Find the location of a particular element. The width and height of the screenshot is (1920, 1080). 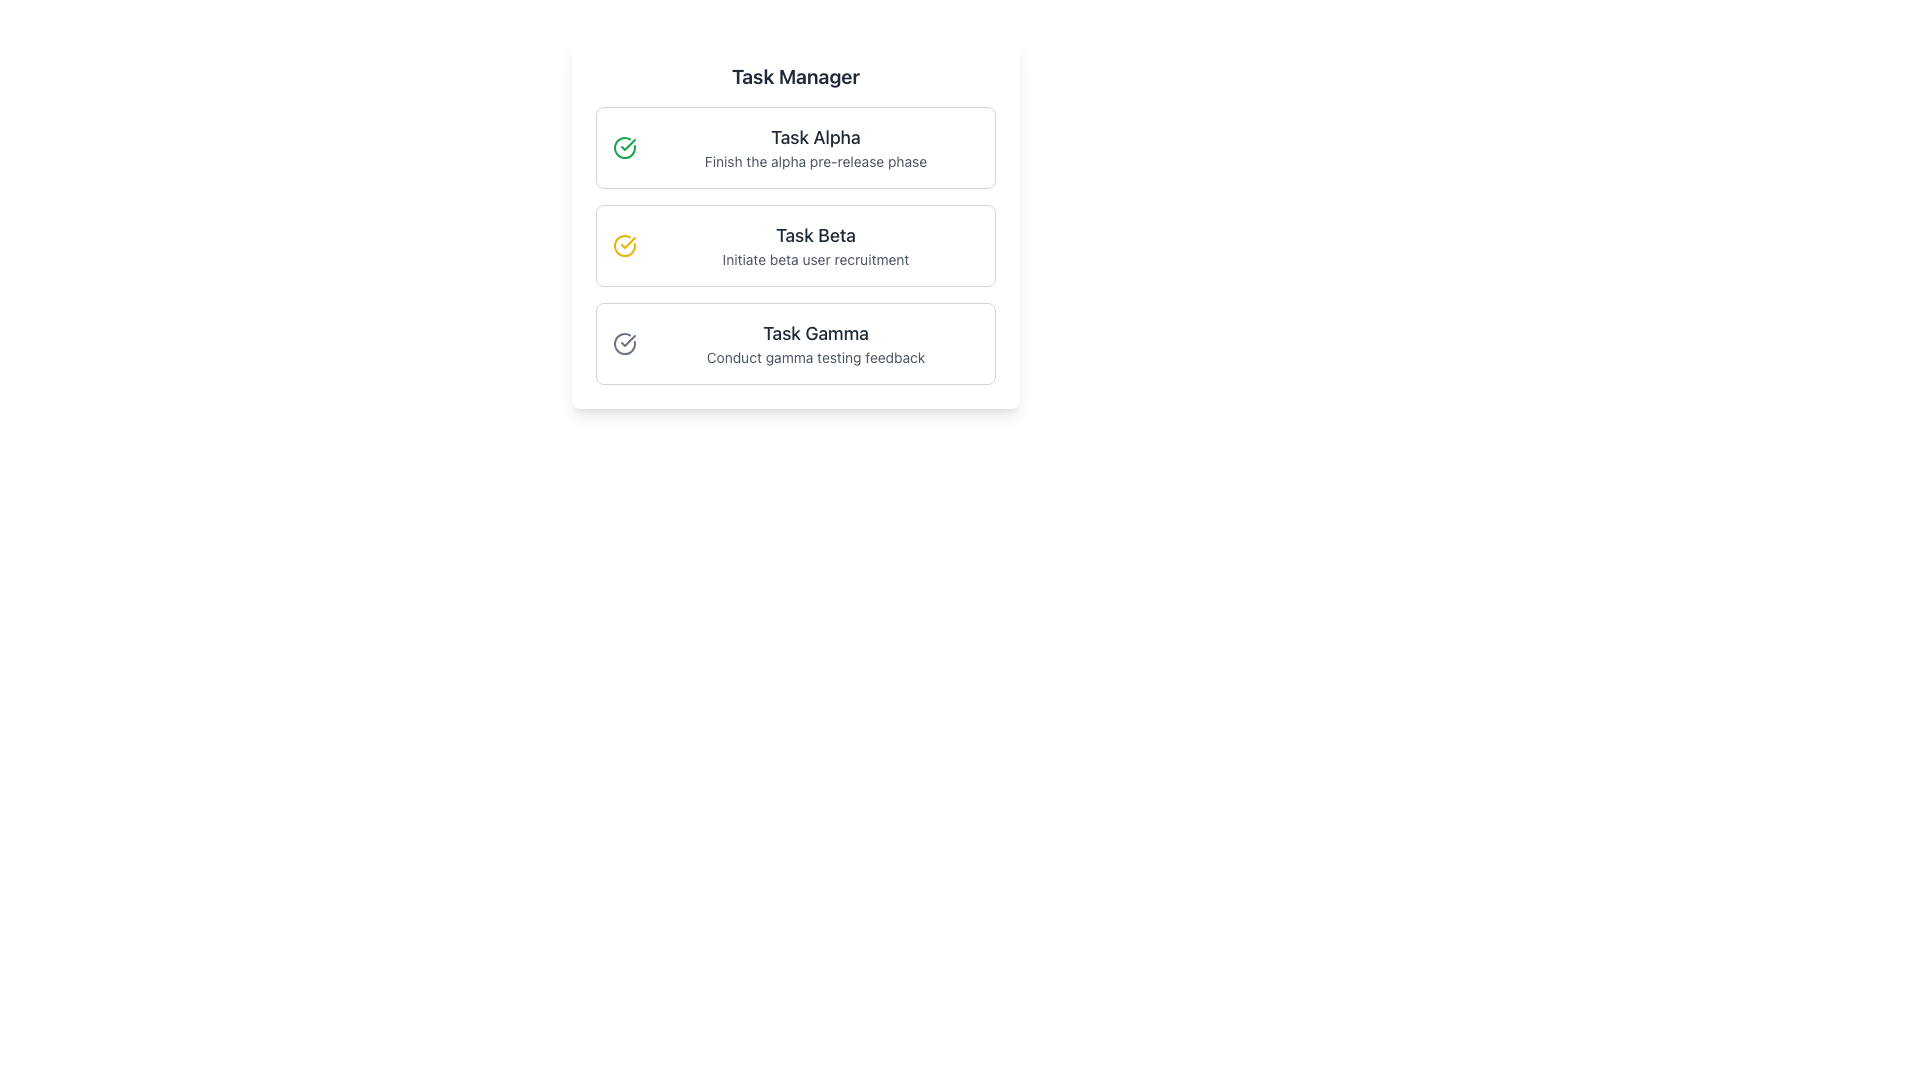

static text label displaying 'Conduct gamma testing feedback', which is located below the 'Task Gamma' title in the last card of a vertically stacked list of tasks is located at coordinates (816, 357).